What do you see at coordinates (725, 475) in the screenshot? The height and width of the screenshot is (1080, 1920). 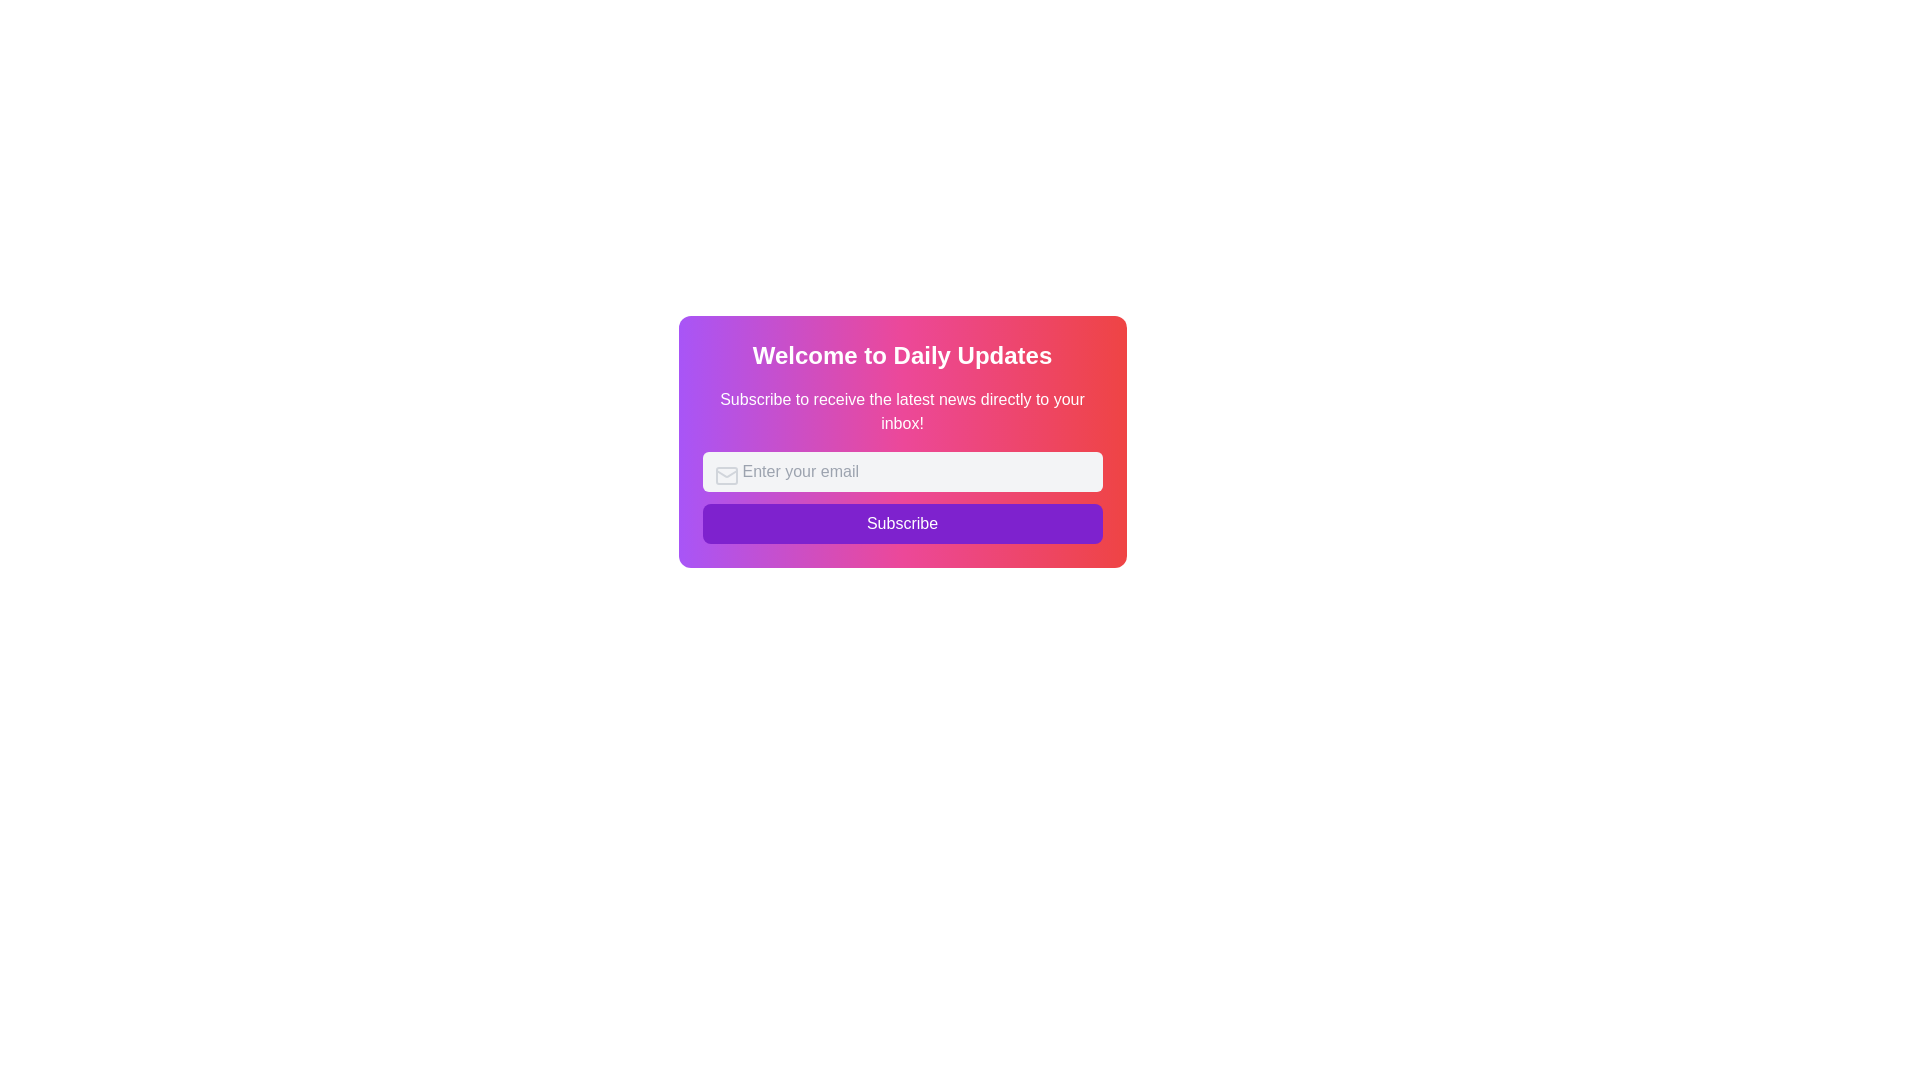 I see `the SVG envelope icon located on the left side of the email input field, which visually represents the email functionality` at bounding box center [725, 475].